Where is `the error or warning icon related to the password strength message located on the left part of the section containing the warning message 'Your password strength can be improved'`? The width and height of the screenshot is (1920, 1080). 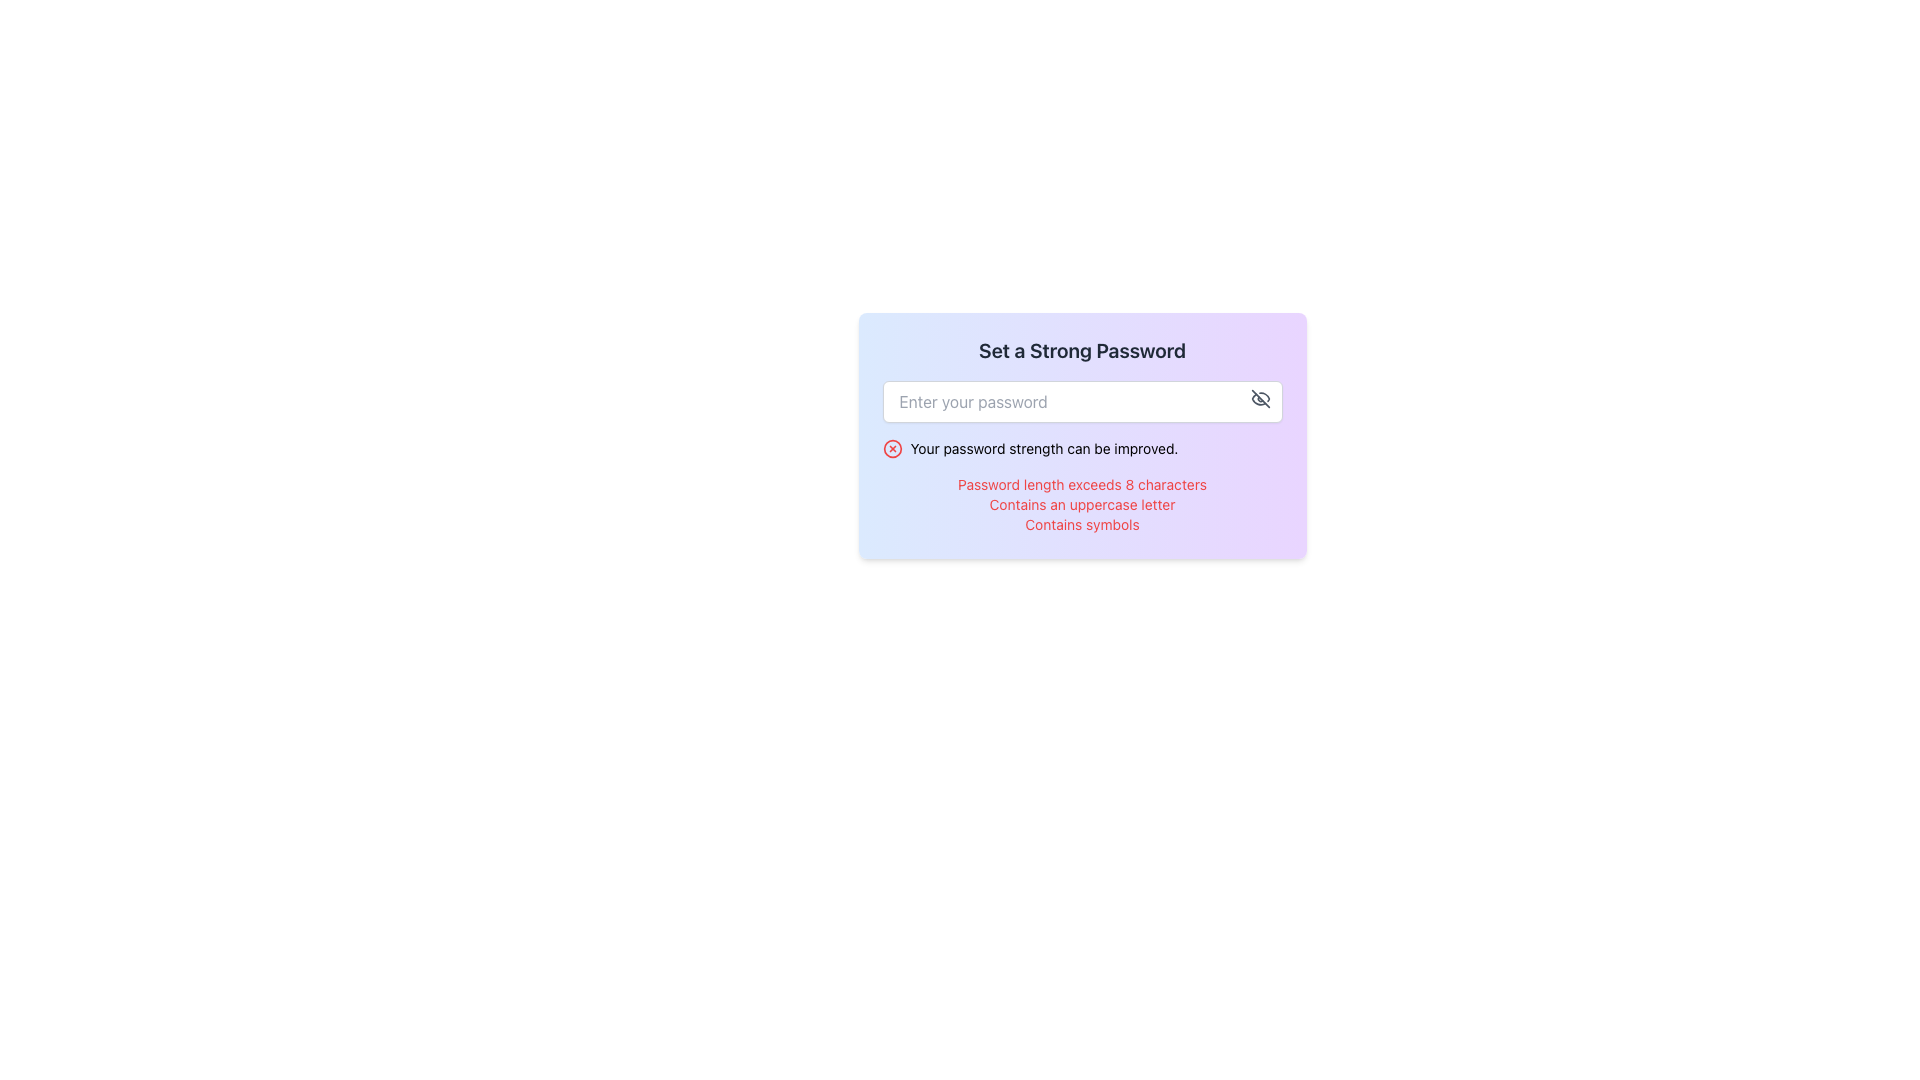
the error or warning icon related to the password strength message located on the left part of the section containing the warning message 'Your password strength can be improved' is located at coordinates (891, 447).